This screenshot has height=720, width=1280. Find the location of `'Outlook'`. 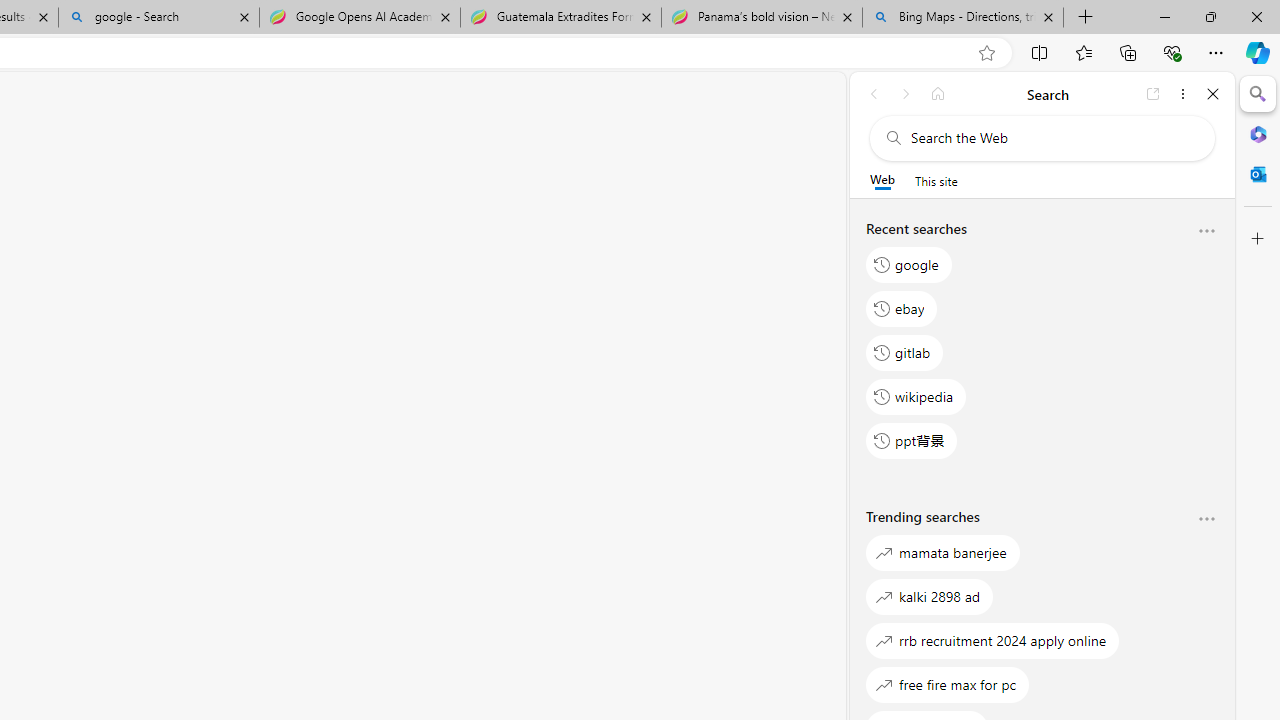

'Outlook' is located at coordinates (1257, 173).